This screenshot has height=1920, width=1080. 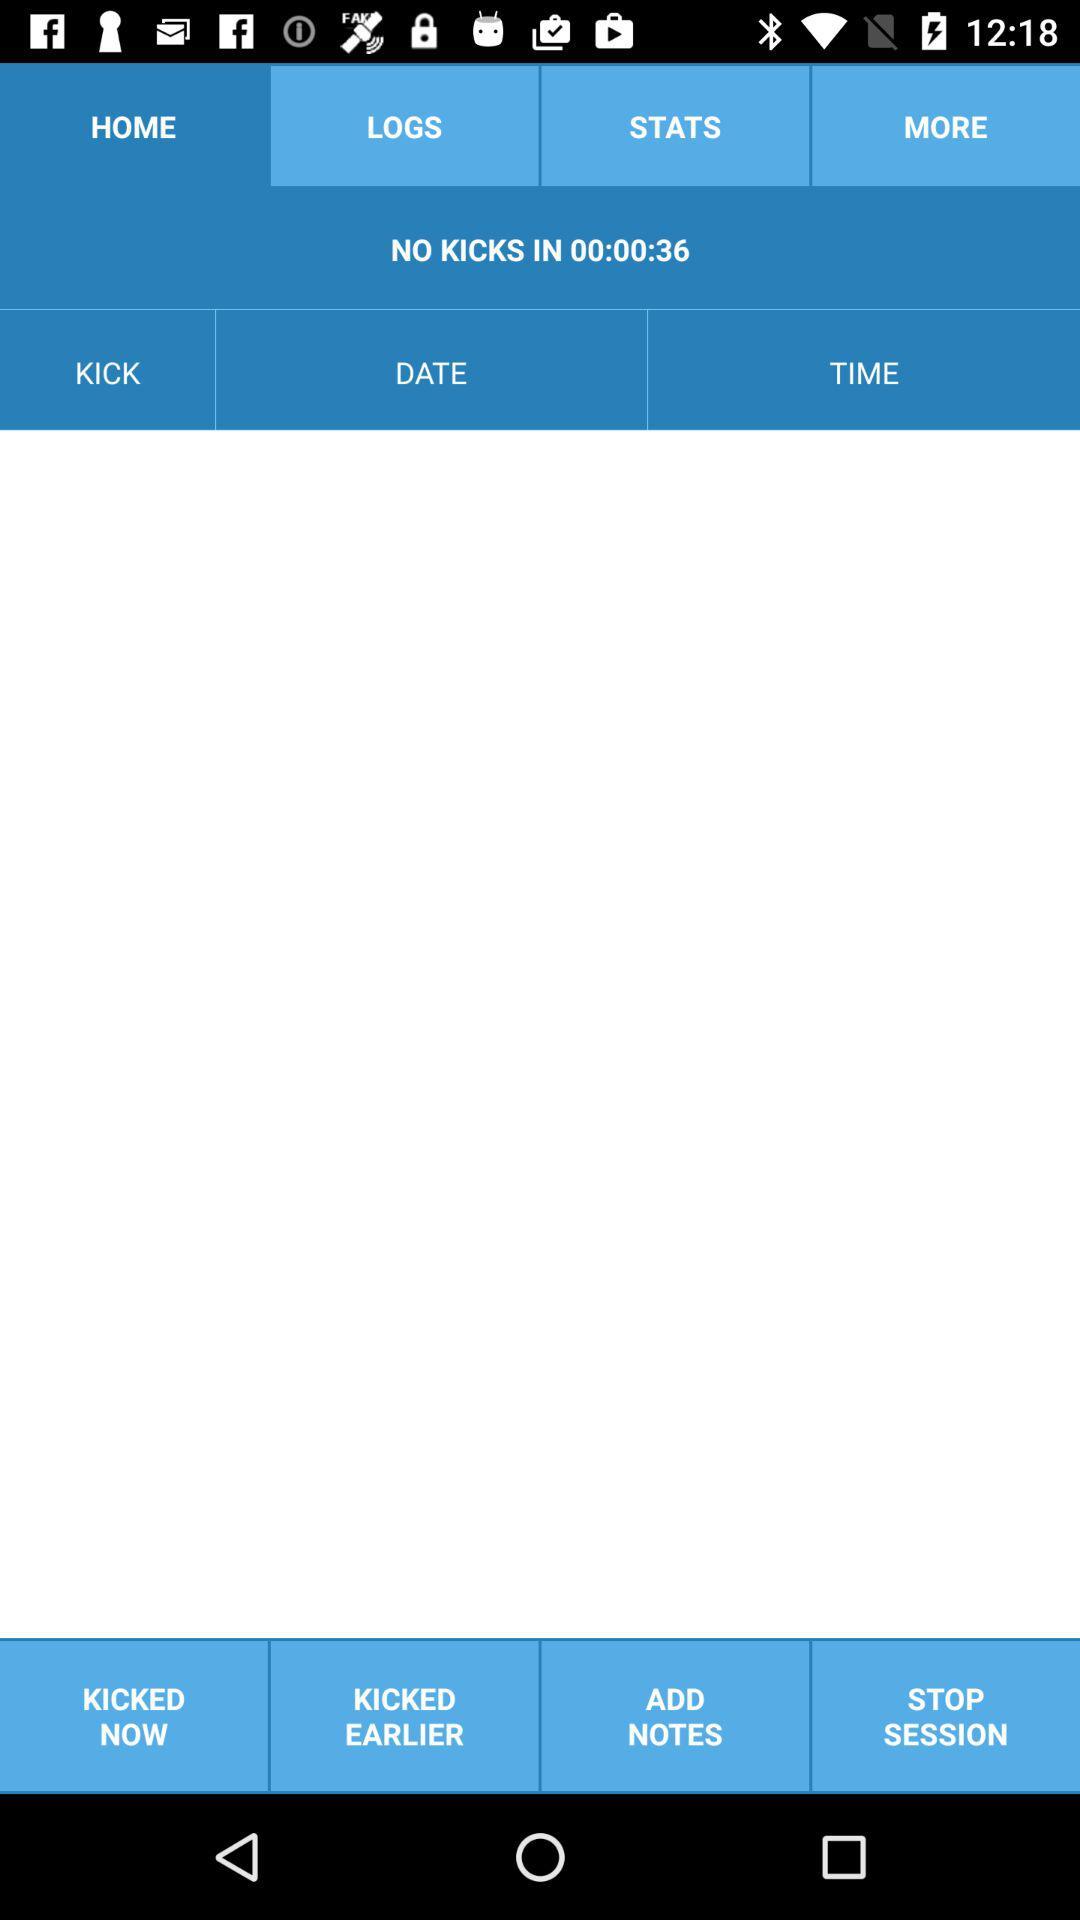 What do you see at coordinates (133, 124) in the screenshot?
I see `the home` at bounding box center [133, 124].